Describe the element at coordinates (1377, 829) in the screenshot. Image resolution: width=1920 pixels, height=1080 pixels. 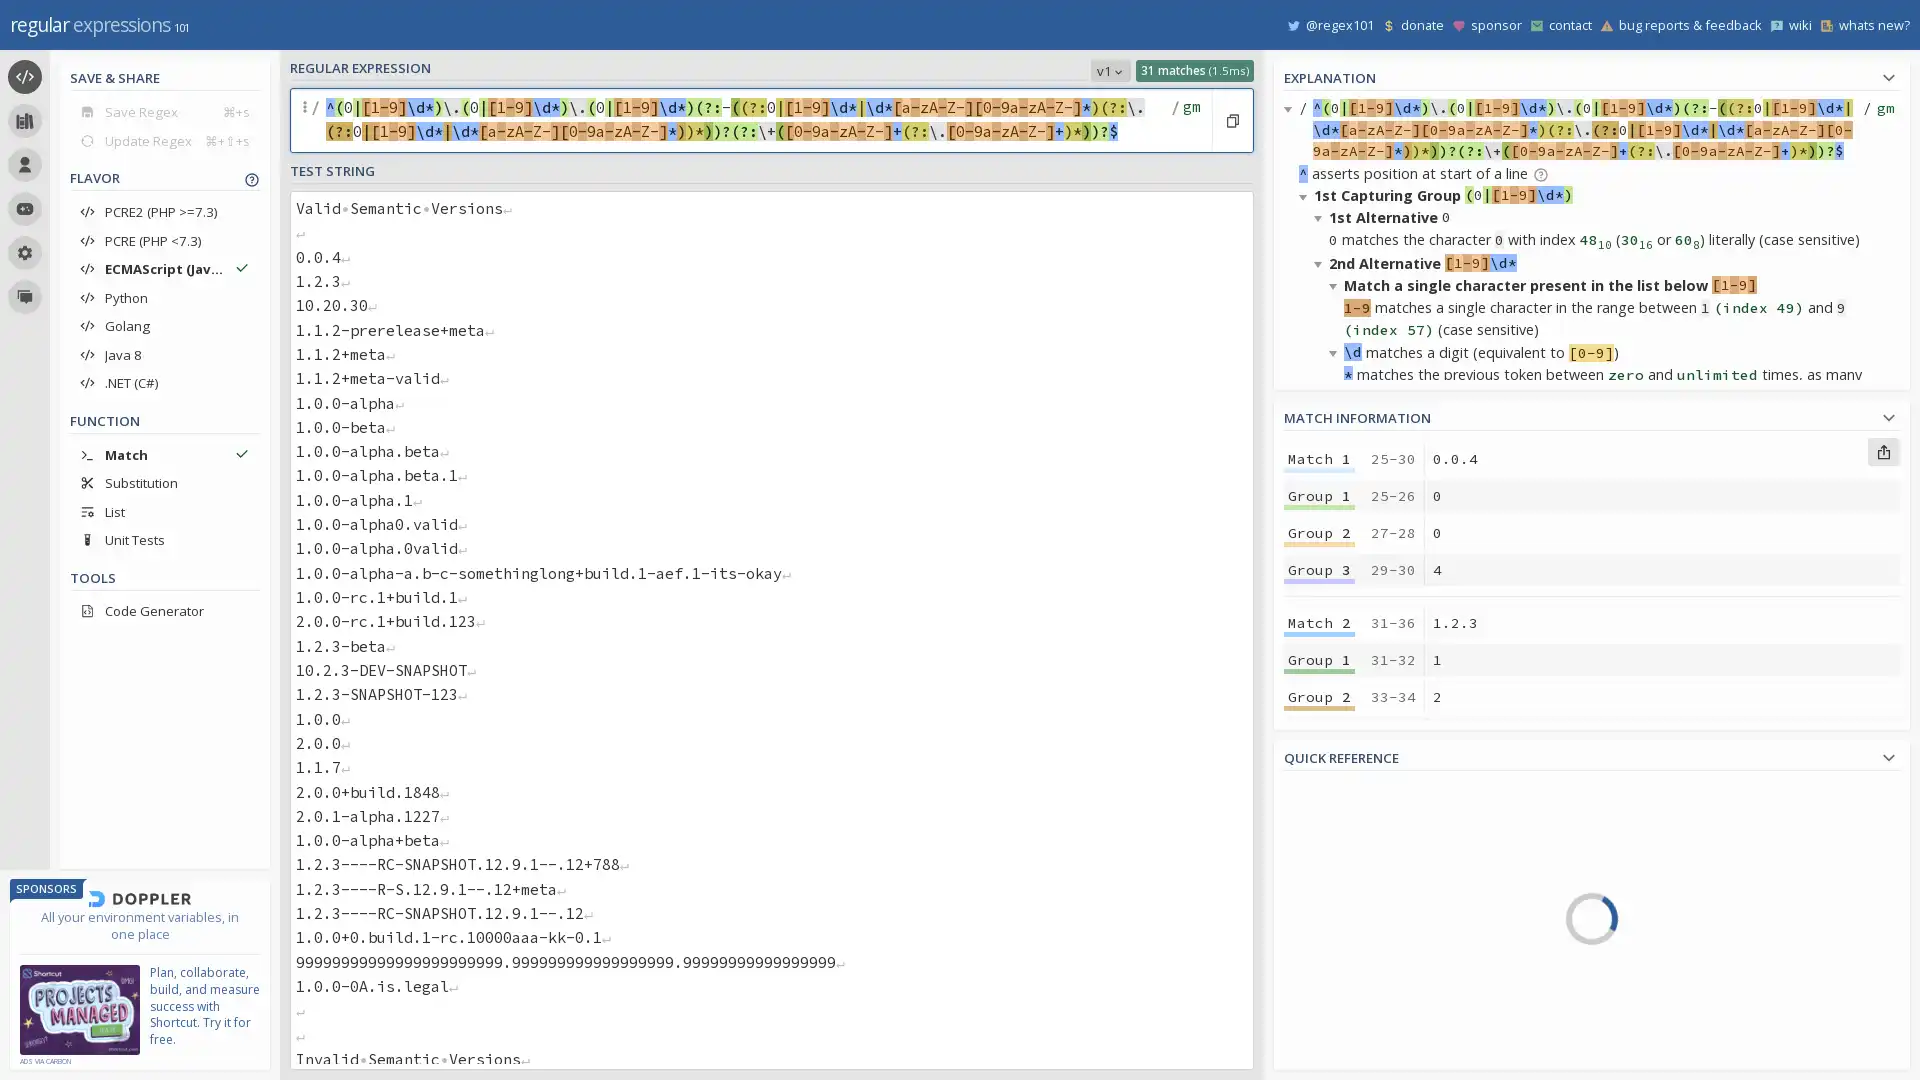
I see `All Tokens` at that location.